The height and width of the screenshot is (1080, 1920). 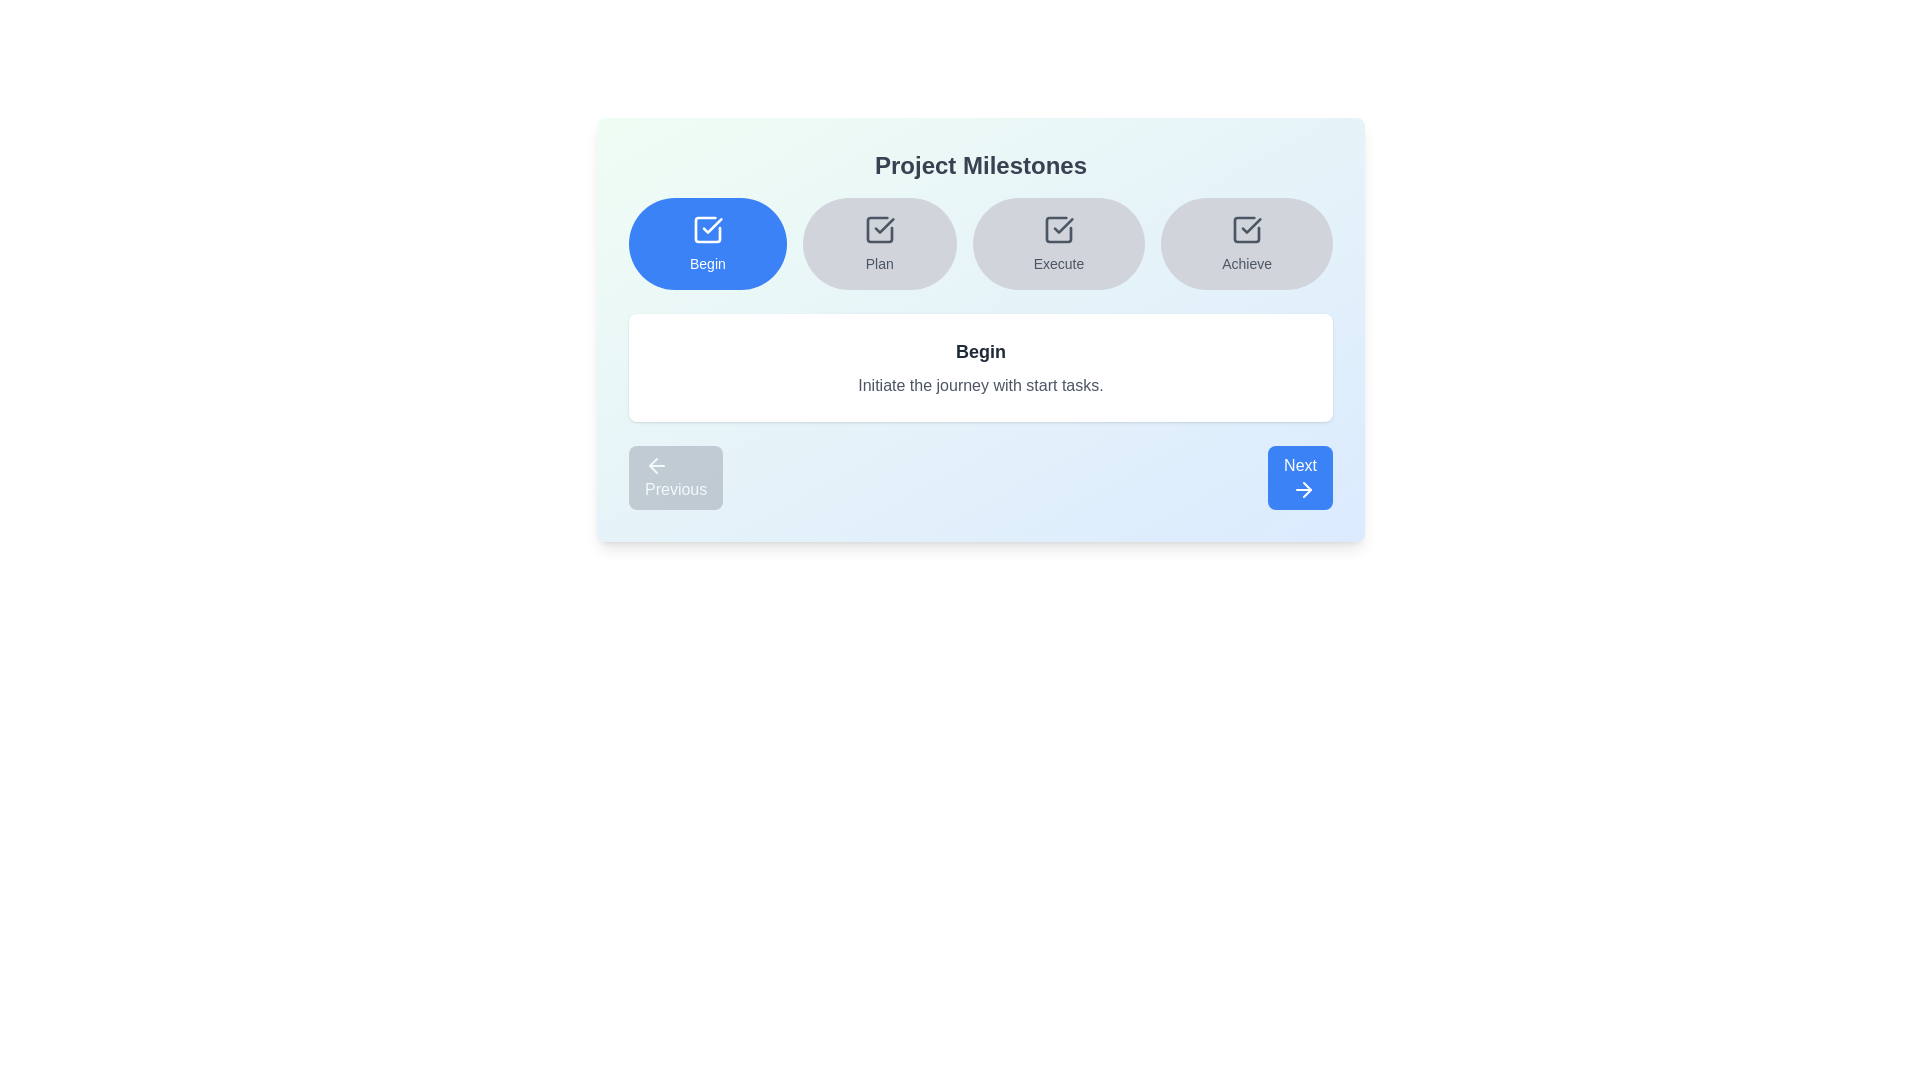 I want to click on the checkmark icon contained within the bright blue circular button labeled 'Begin', so click(x=707, y=229).